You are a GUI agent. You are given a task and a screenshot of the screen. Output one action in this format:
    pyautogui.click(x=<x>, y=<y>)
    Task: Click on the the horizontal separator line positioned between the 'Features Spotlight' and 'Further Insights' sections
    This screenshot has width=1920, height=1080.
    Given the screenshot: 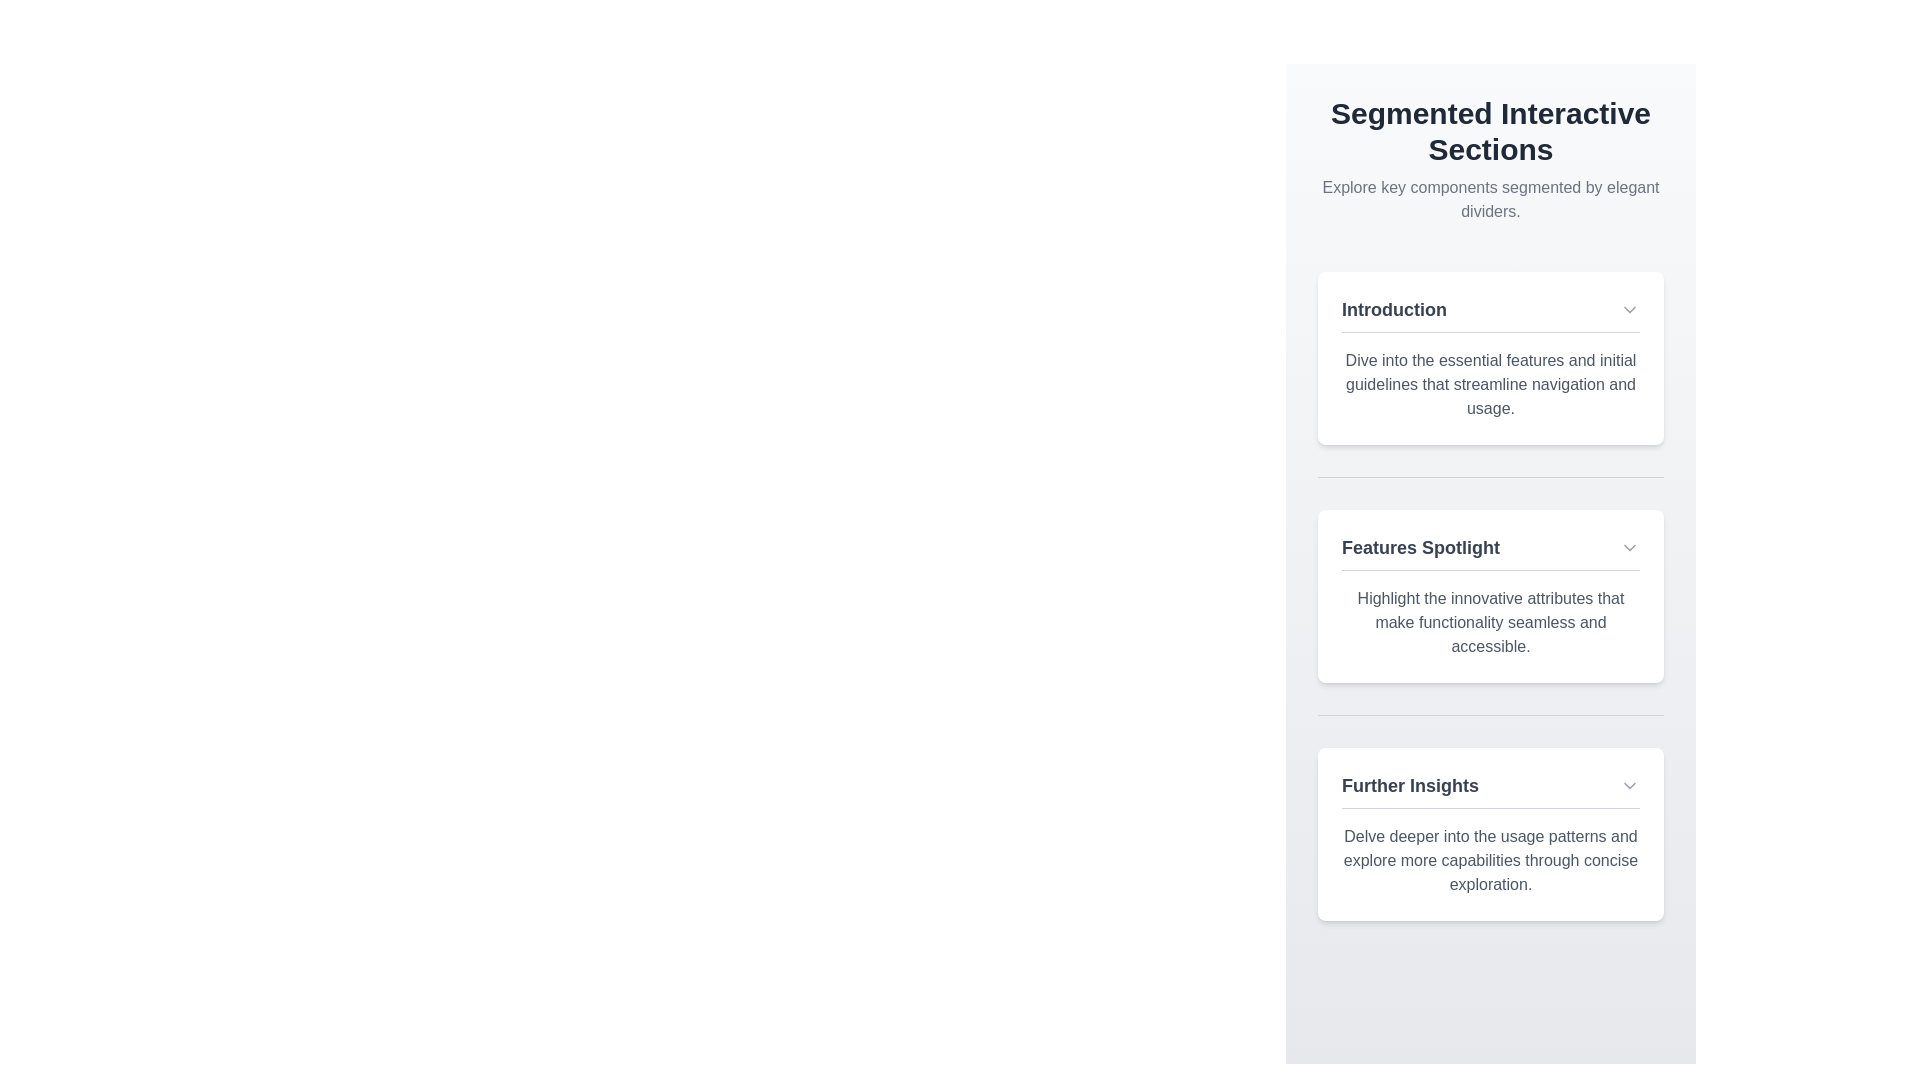 What is the action you would take?
    pyautogui.click(x=1491, y=713)
    